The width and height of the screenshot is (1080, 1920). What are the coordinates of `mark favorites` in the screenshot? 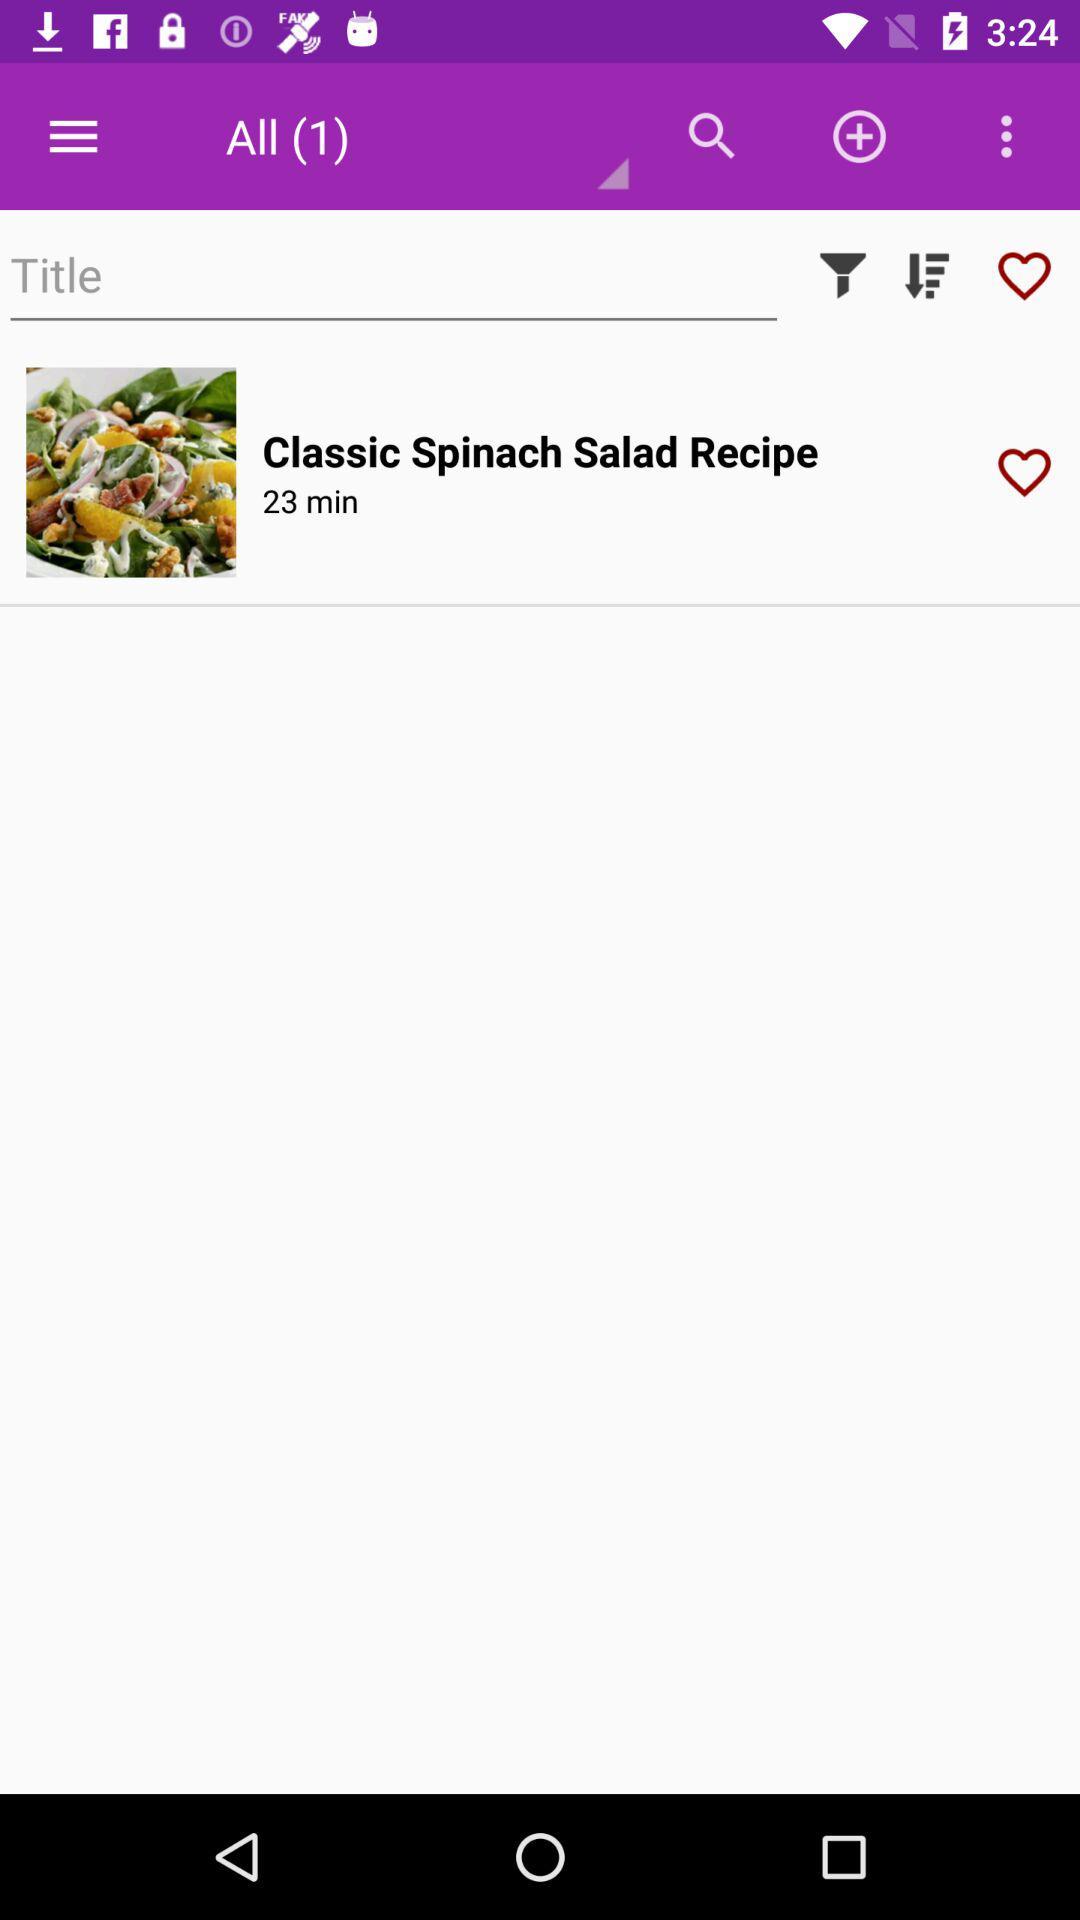 It's located at (1024, 274).